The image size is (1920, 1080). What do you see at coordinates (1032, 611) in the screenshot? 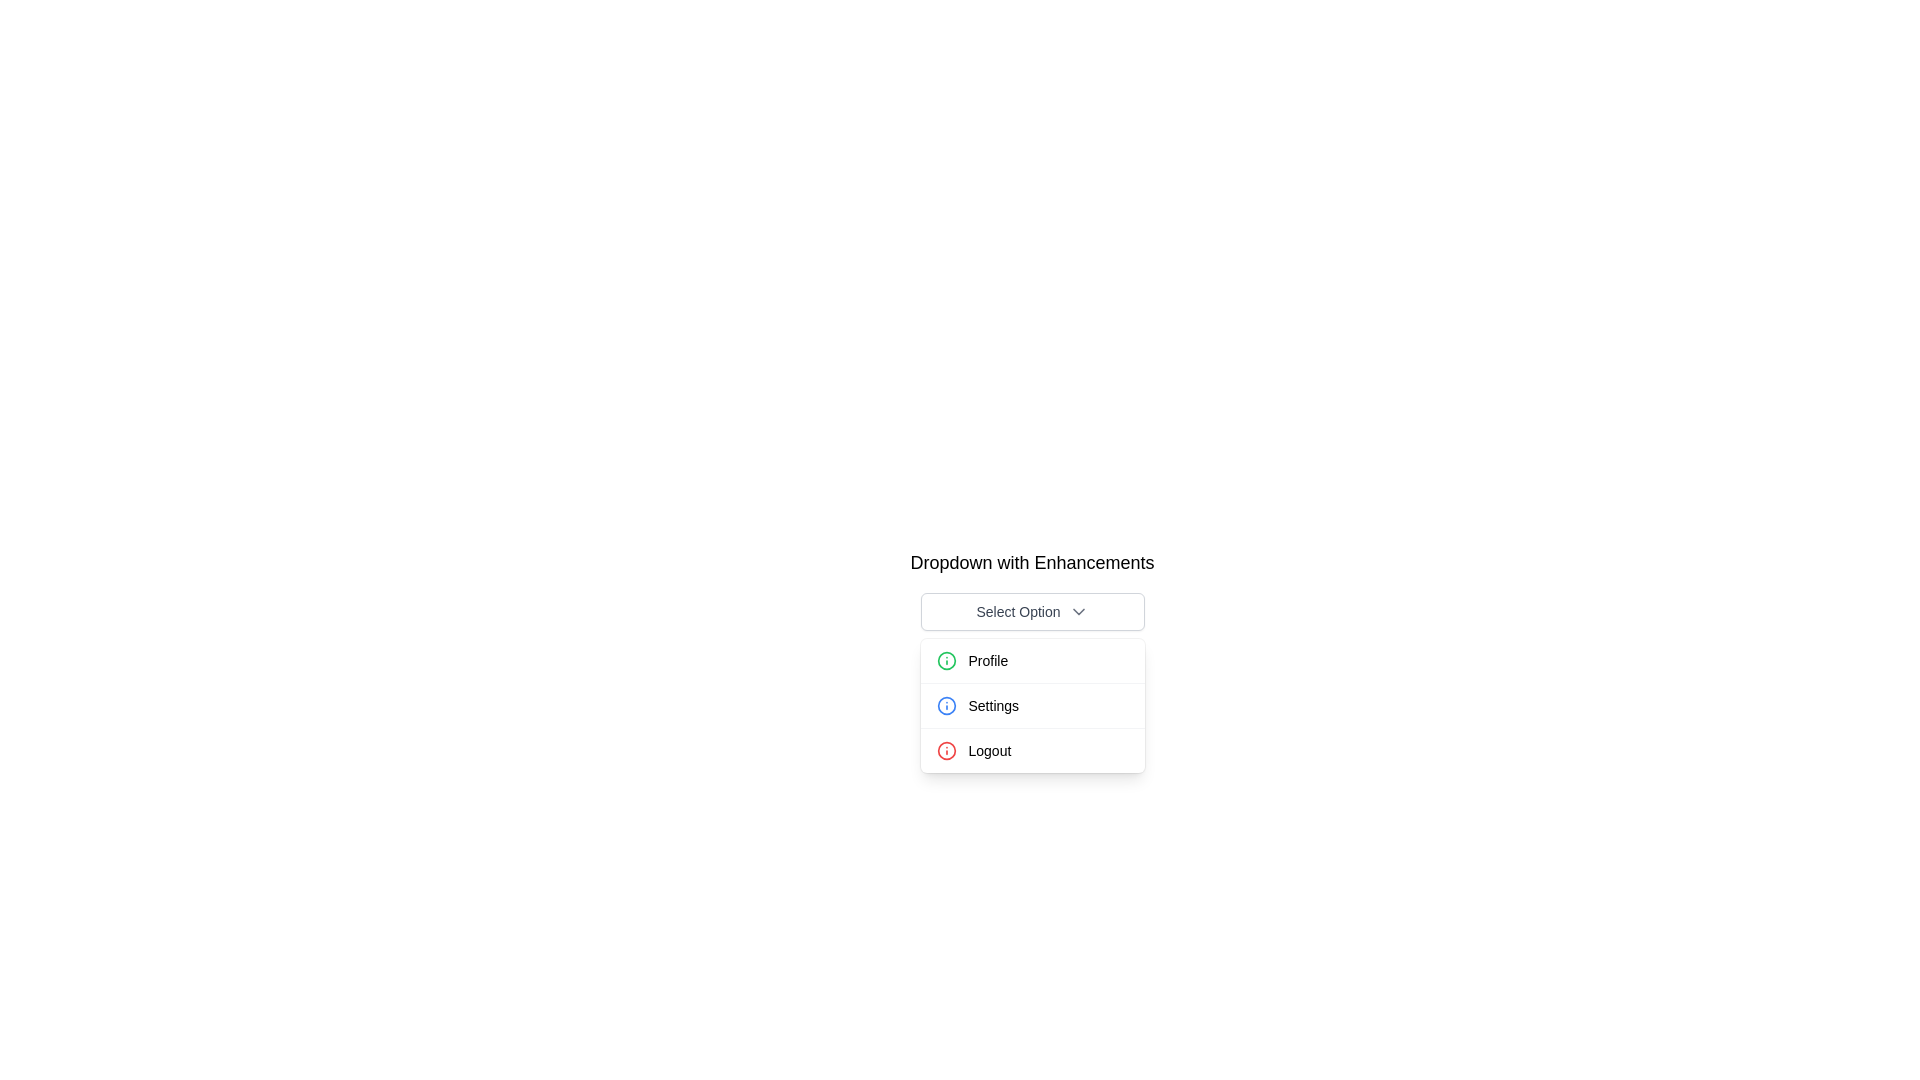
I see `the toggle button located at the top center of the dropdown menu` at bounding box center [1032, 611].